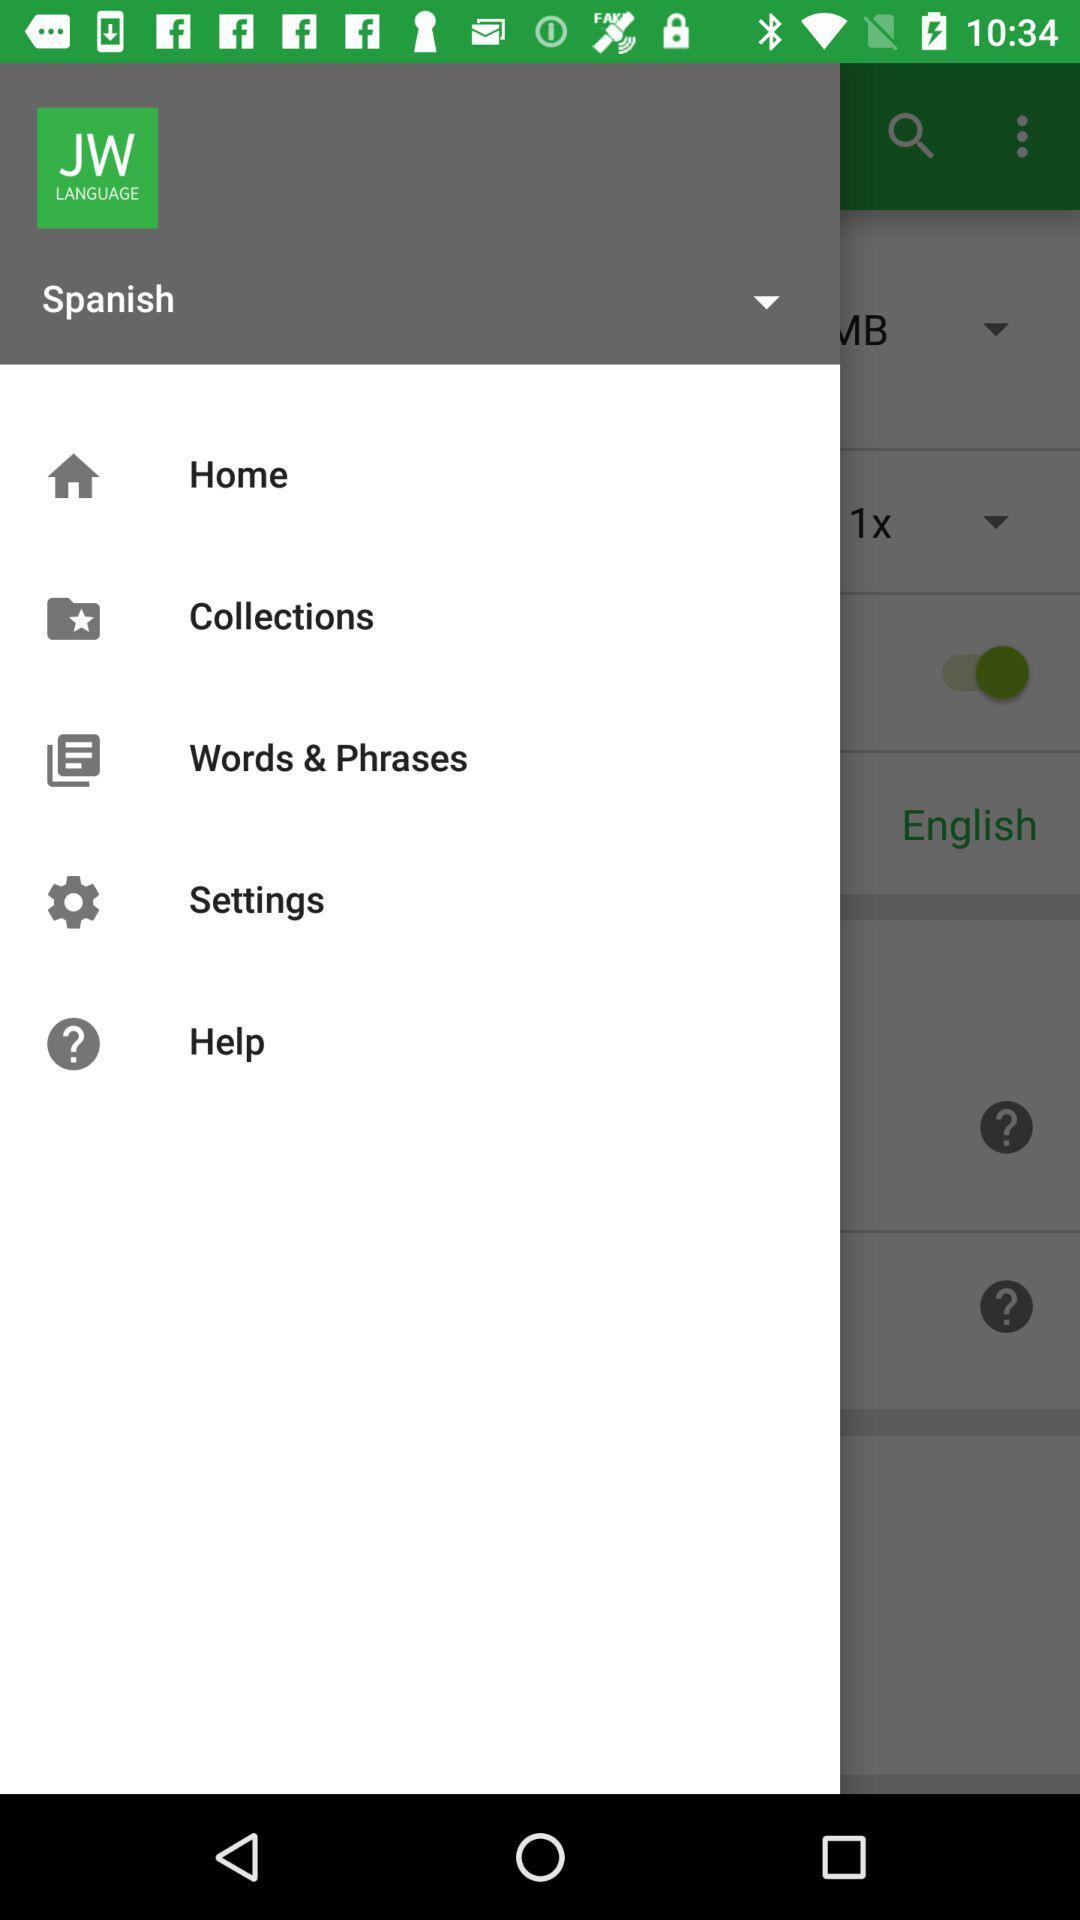 The height and width of the screenshot is (1920, 1080). Describe the element at coordinates (1006, 1306) in the screenshot. I see `the help icon` at that location.